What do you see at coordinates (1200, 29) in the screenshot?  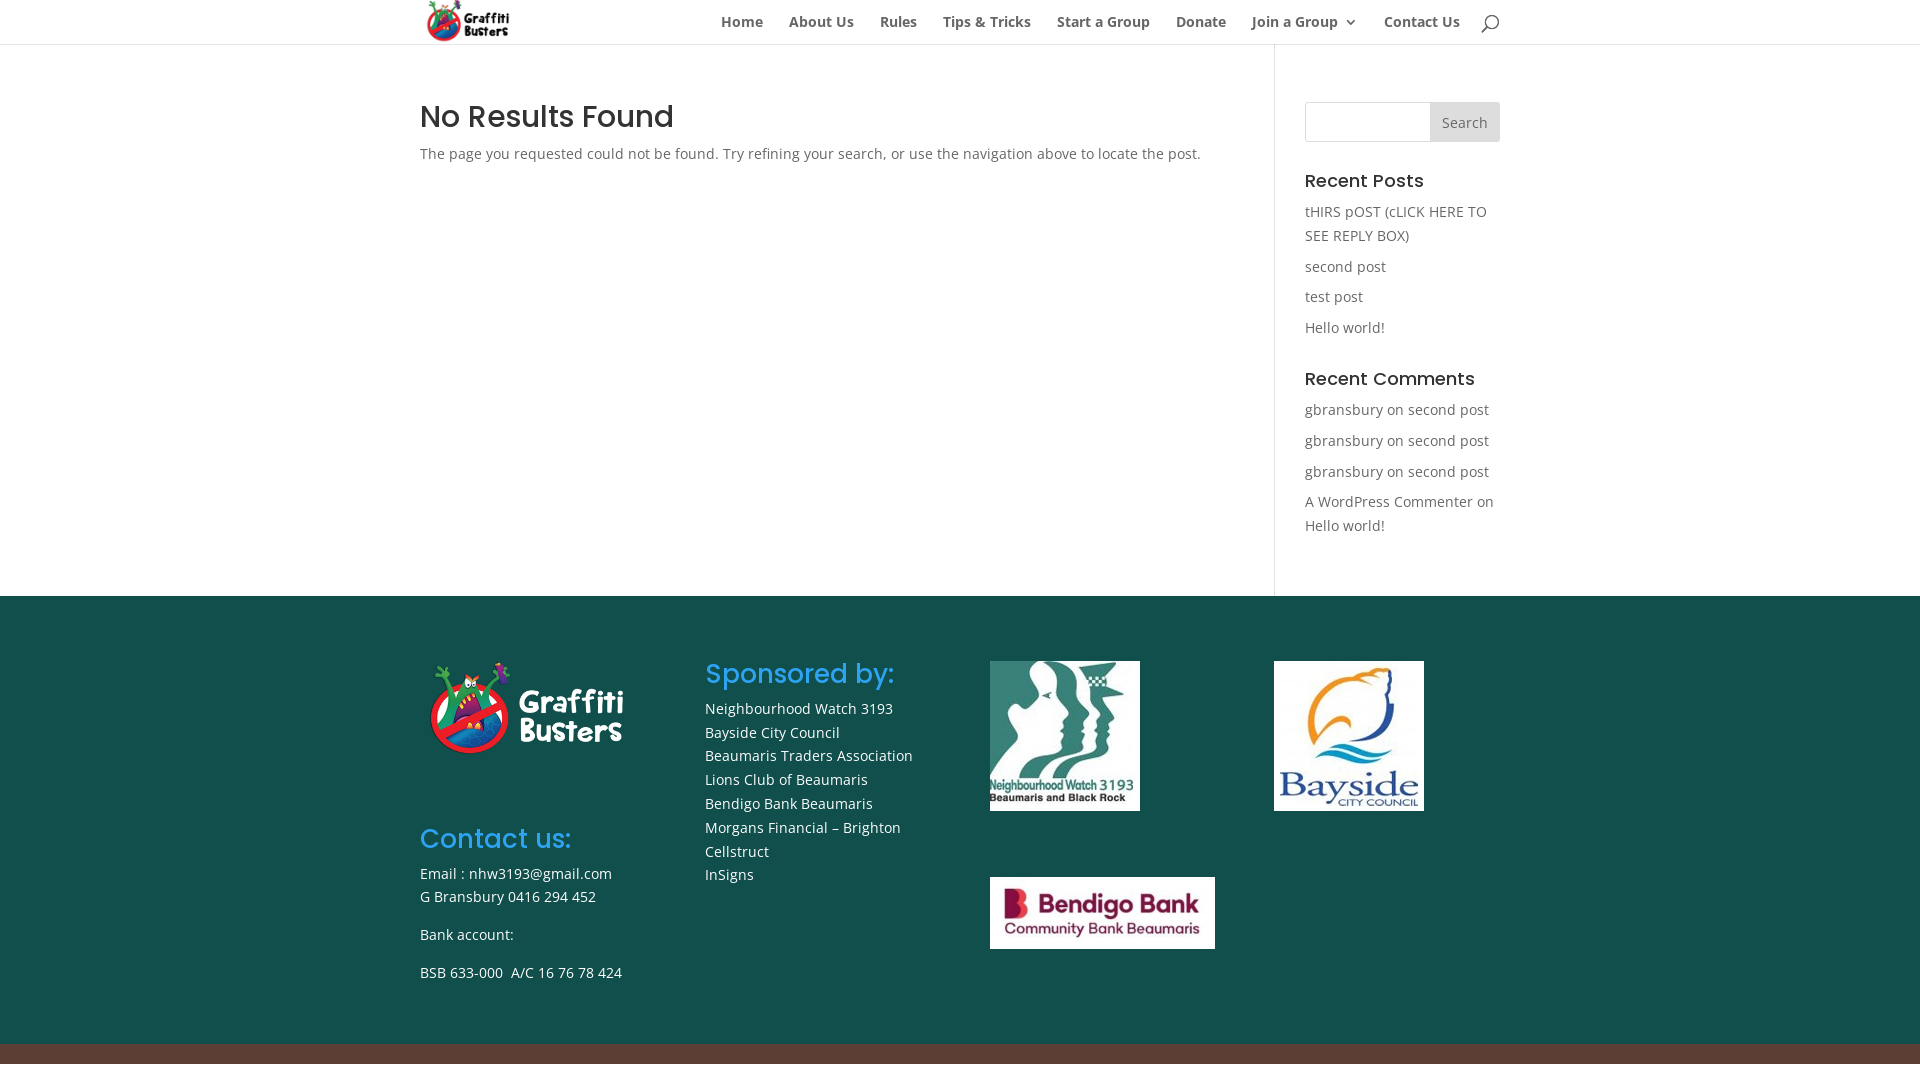 I see `'Donate'` at bounding box center [1200, 29].